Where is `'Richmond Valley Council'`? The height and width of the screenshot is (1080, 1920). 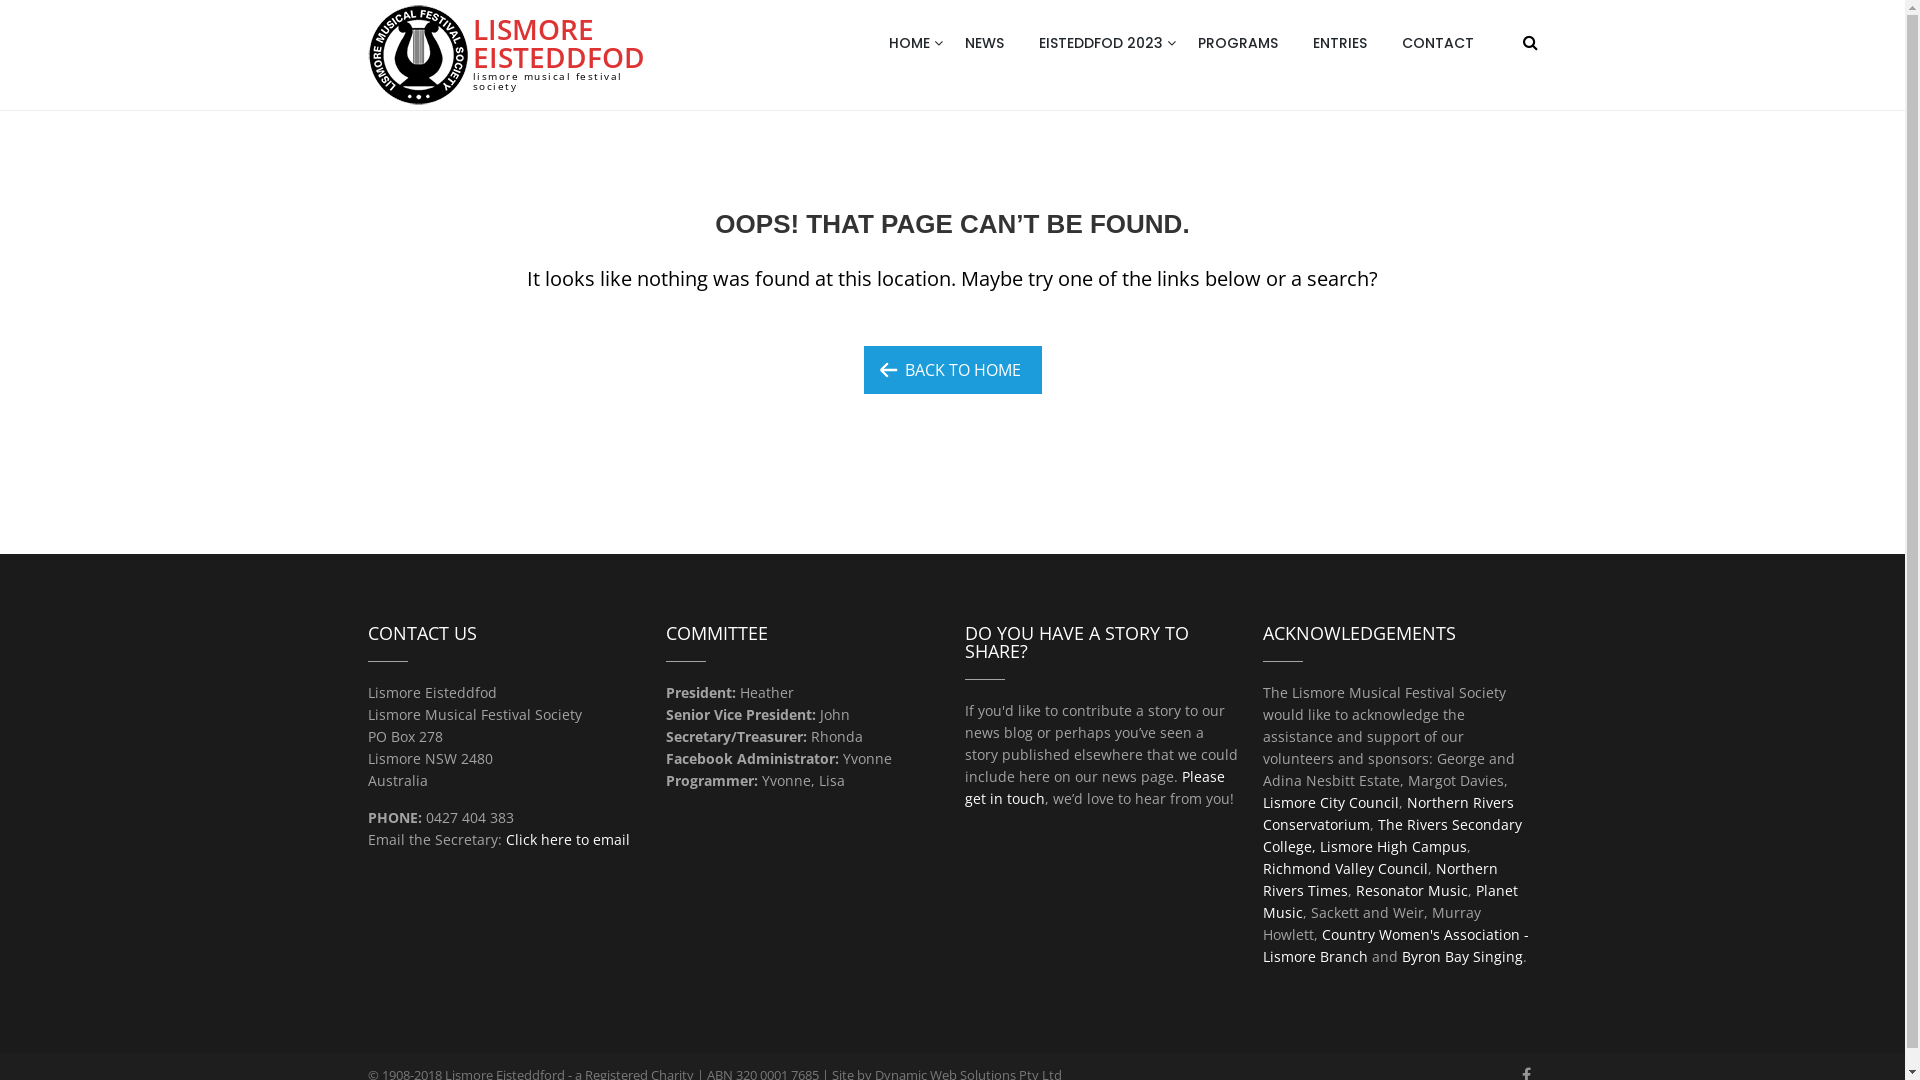 'Richmond Valley Council' is located at coordinates (1345, 867).